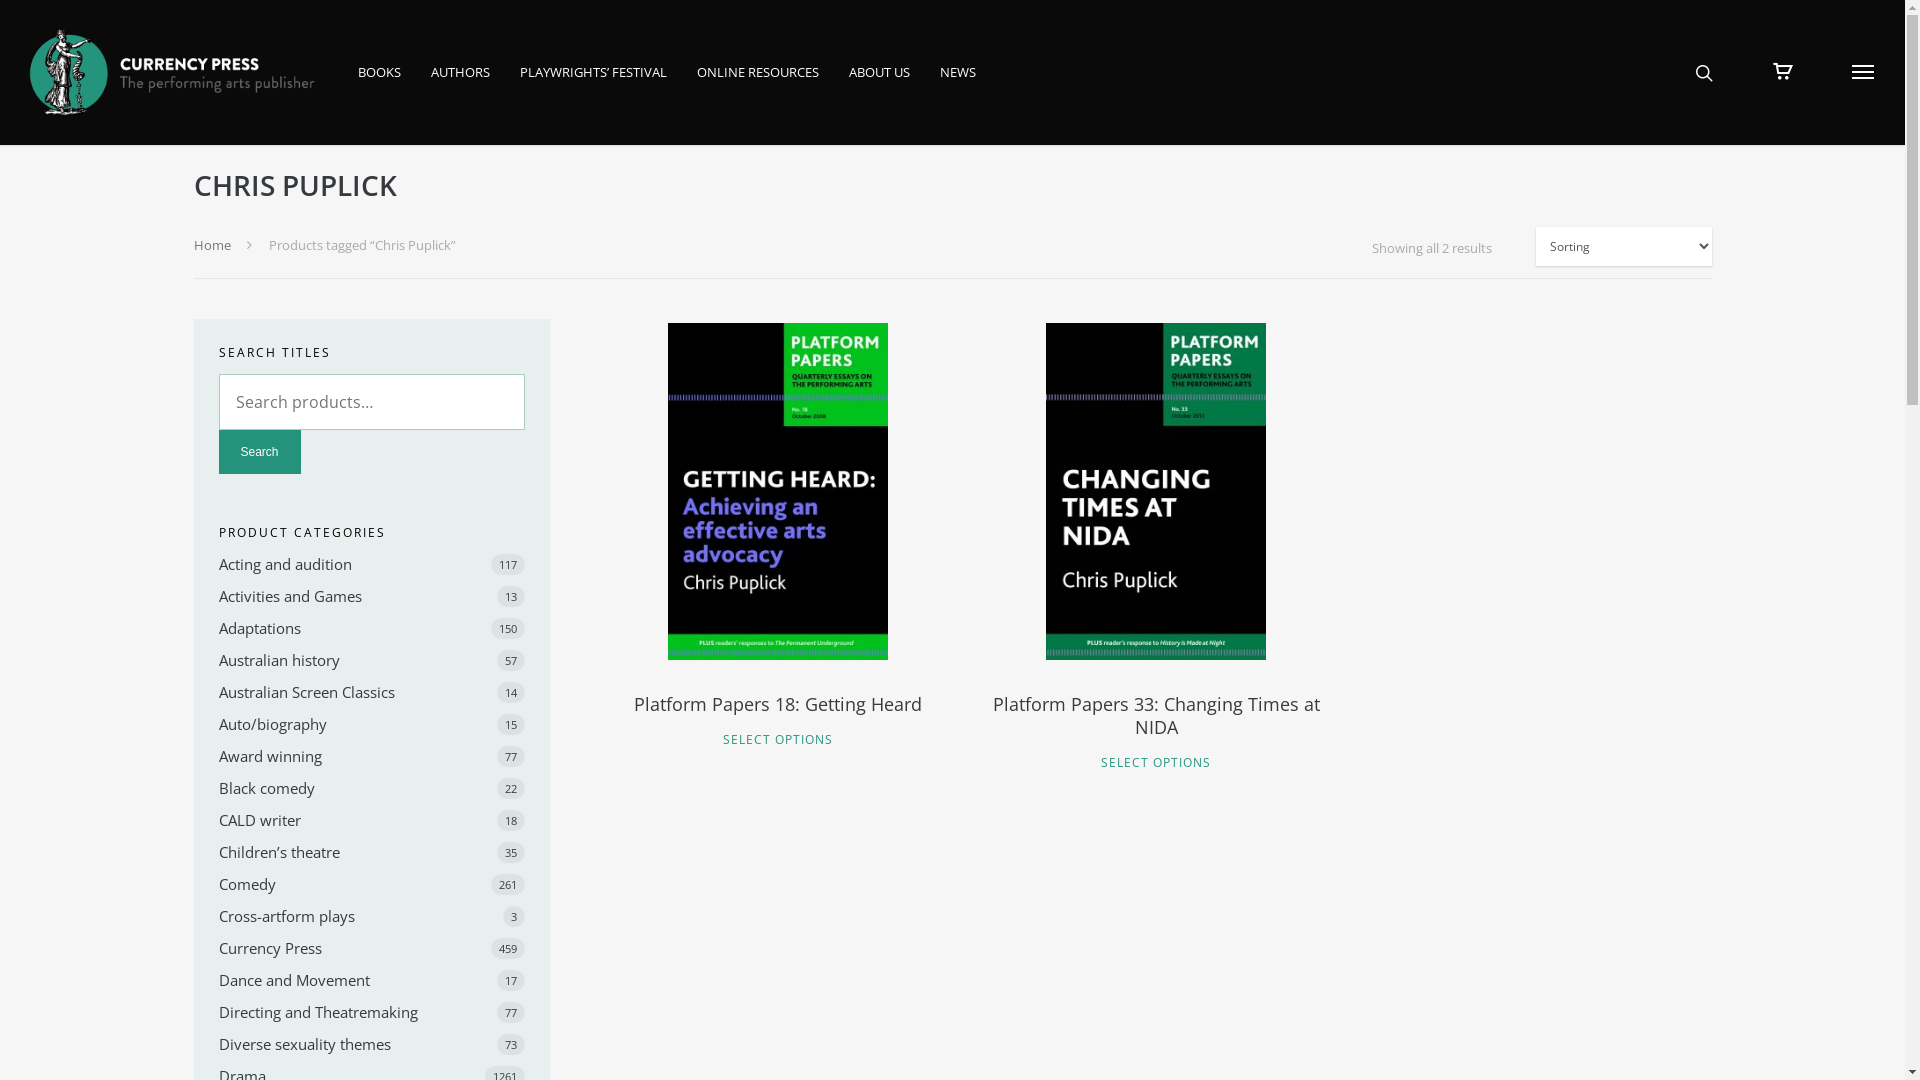 The height and width of the screenshot is (1080, 1920). Describe the element at coordinates (371, 978) in the screenshot. I see `'Dance and Movement'` at that location.